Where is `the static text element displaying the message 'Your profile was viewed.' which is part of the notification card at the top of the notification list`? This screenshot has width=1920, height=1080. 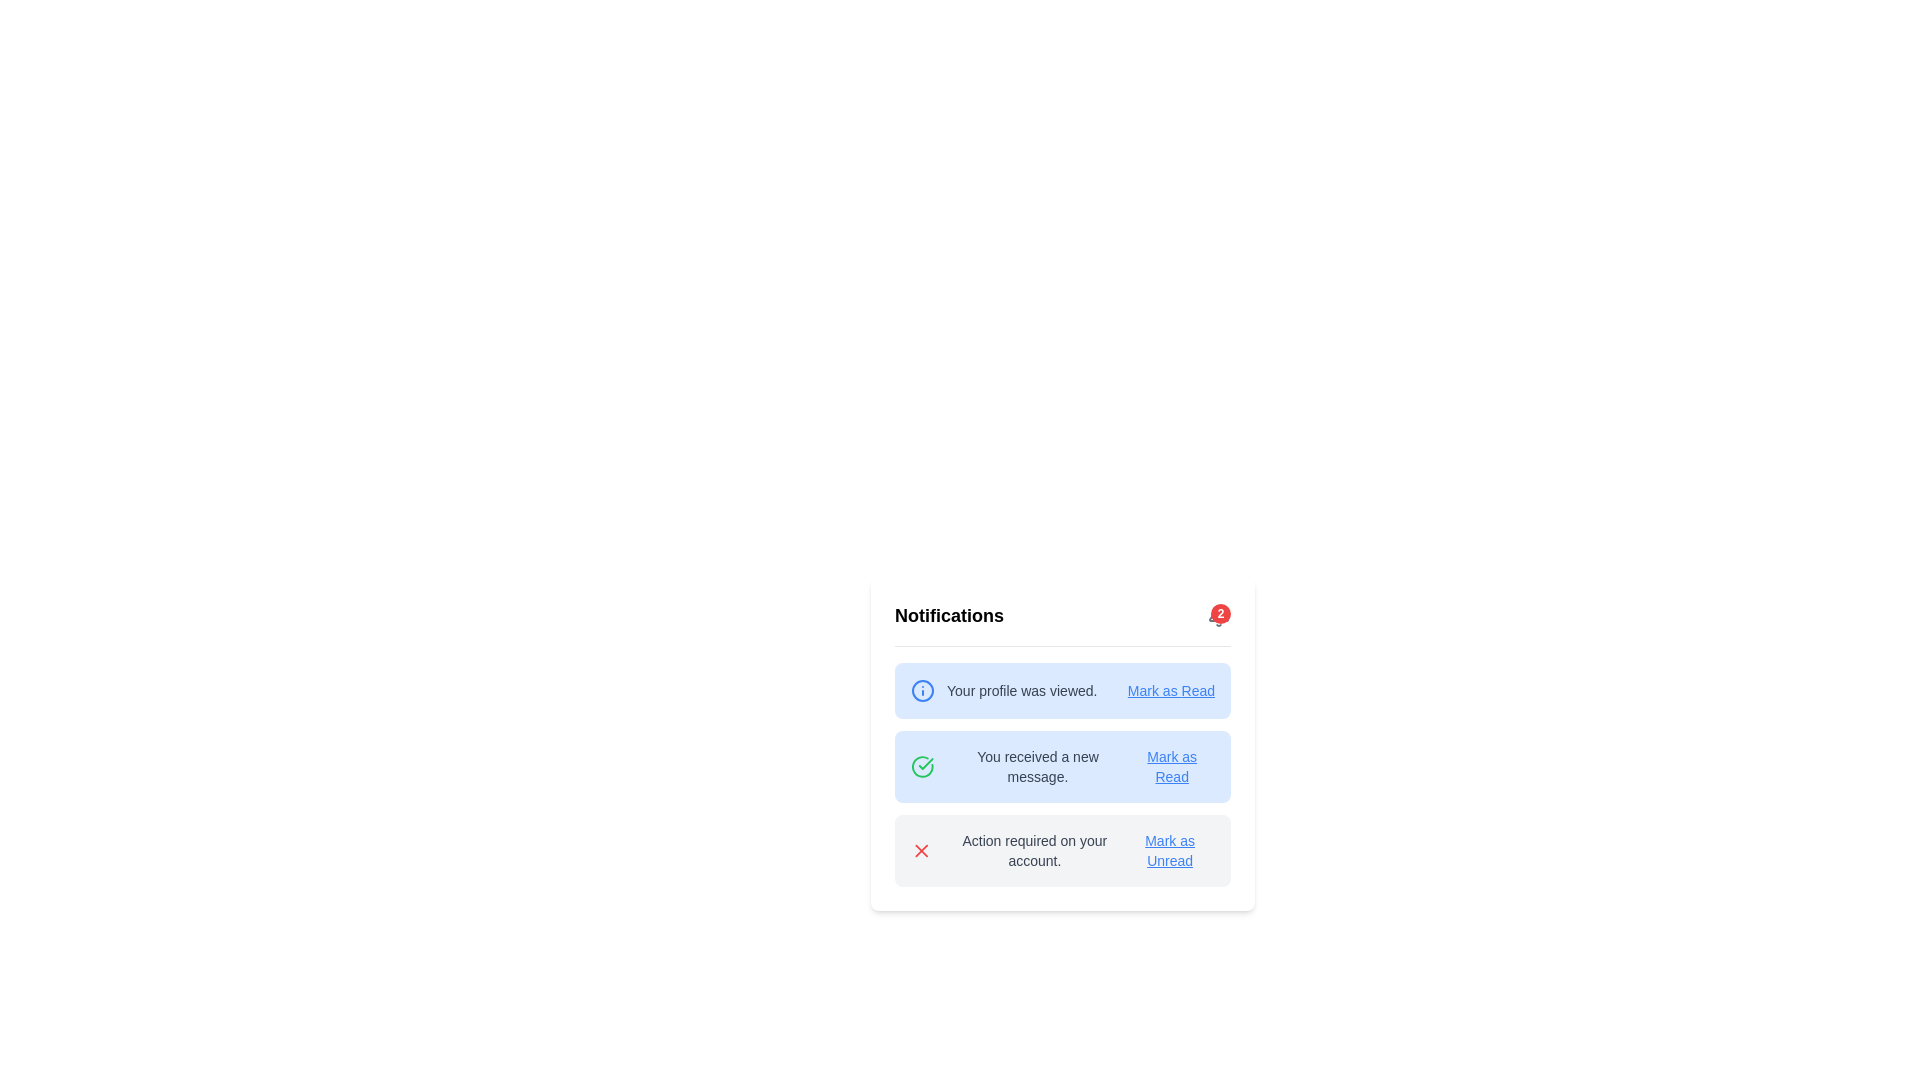 the static text element displaying the message 'Your profile was viewed.' which is part of the notification card at the top of the notification list is located at coordinates (1022, 689).